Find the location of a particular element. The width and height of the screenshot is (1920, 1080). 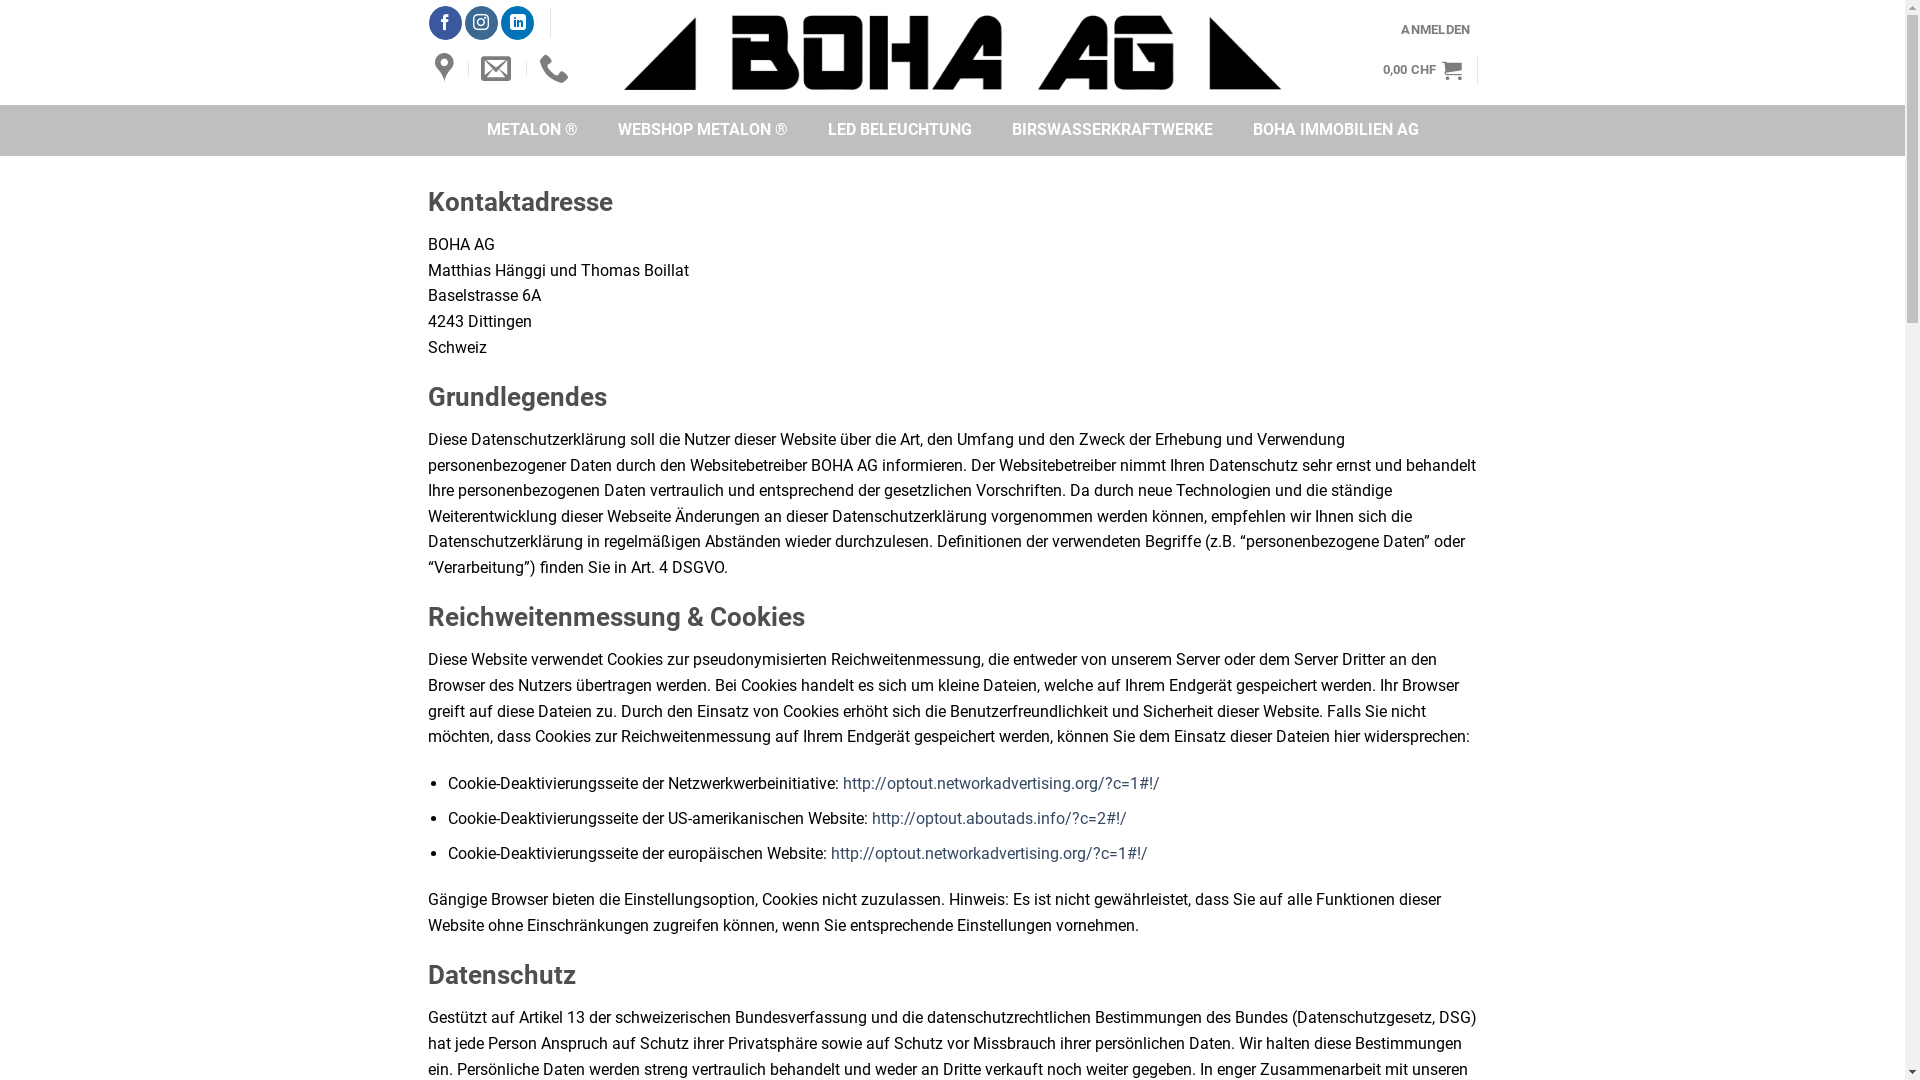

'BIRSWASSERKRAFTWERKE' is located at coordinates (1111, 130).